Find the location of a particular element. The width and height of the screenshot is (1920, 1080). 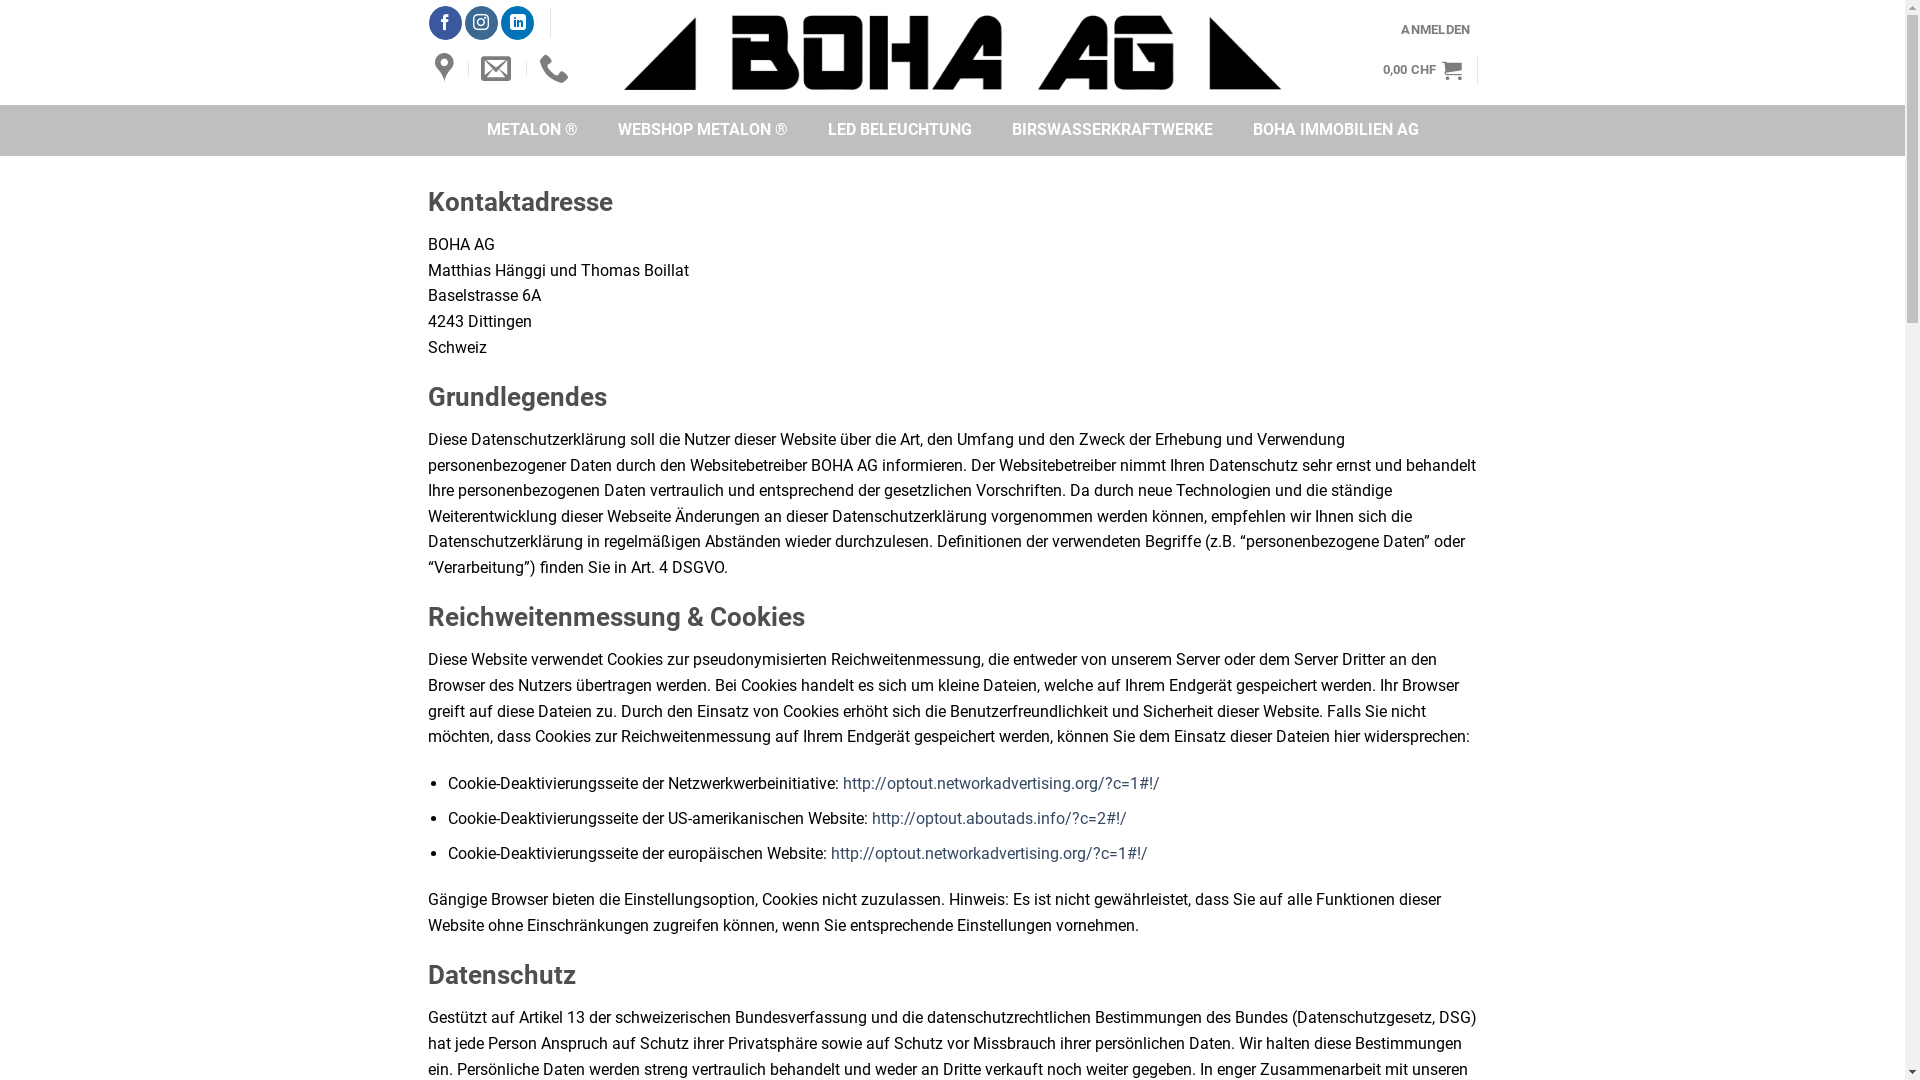

'BIRSWASSERKRAFTWERKE' is located at coordinates (1111, 130).